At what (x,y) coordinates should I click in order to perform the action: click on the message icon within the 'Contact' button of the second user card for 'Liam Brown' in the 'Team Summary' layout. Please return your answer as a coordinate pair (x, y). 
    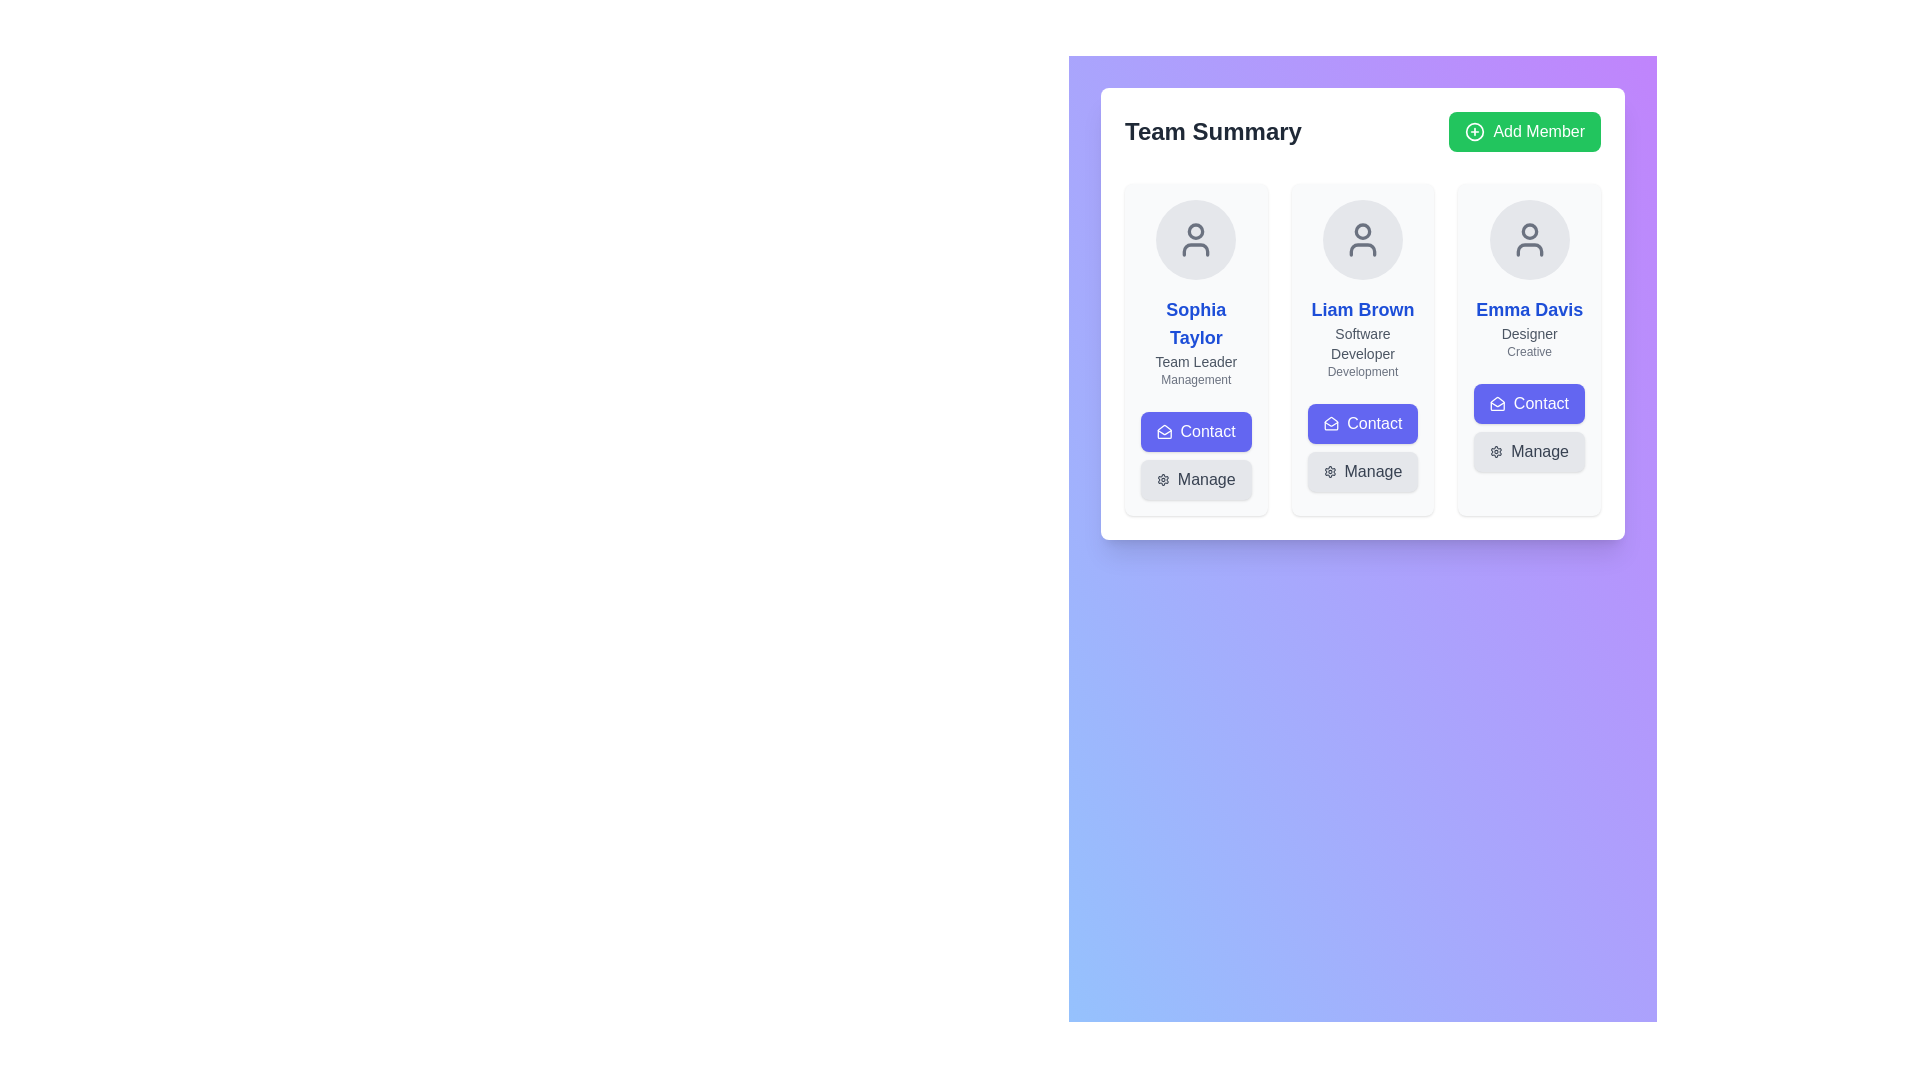
    Looking at the image, I should click on (1331, 423).